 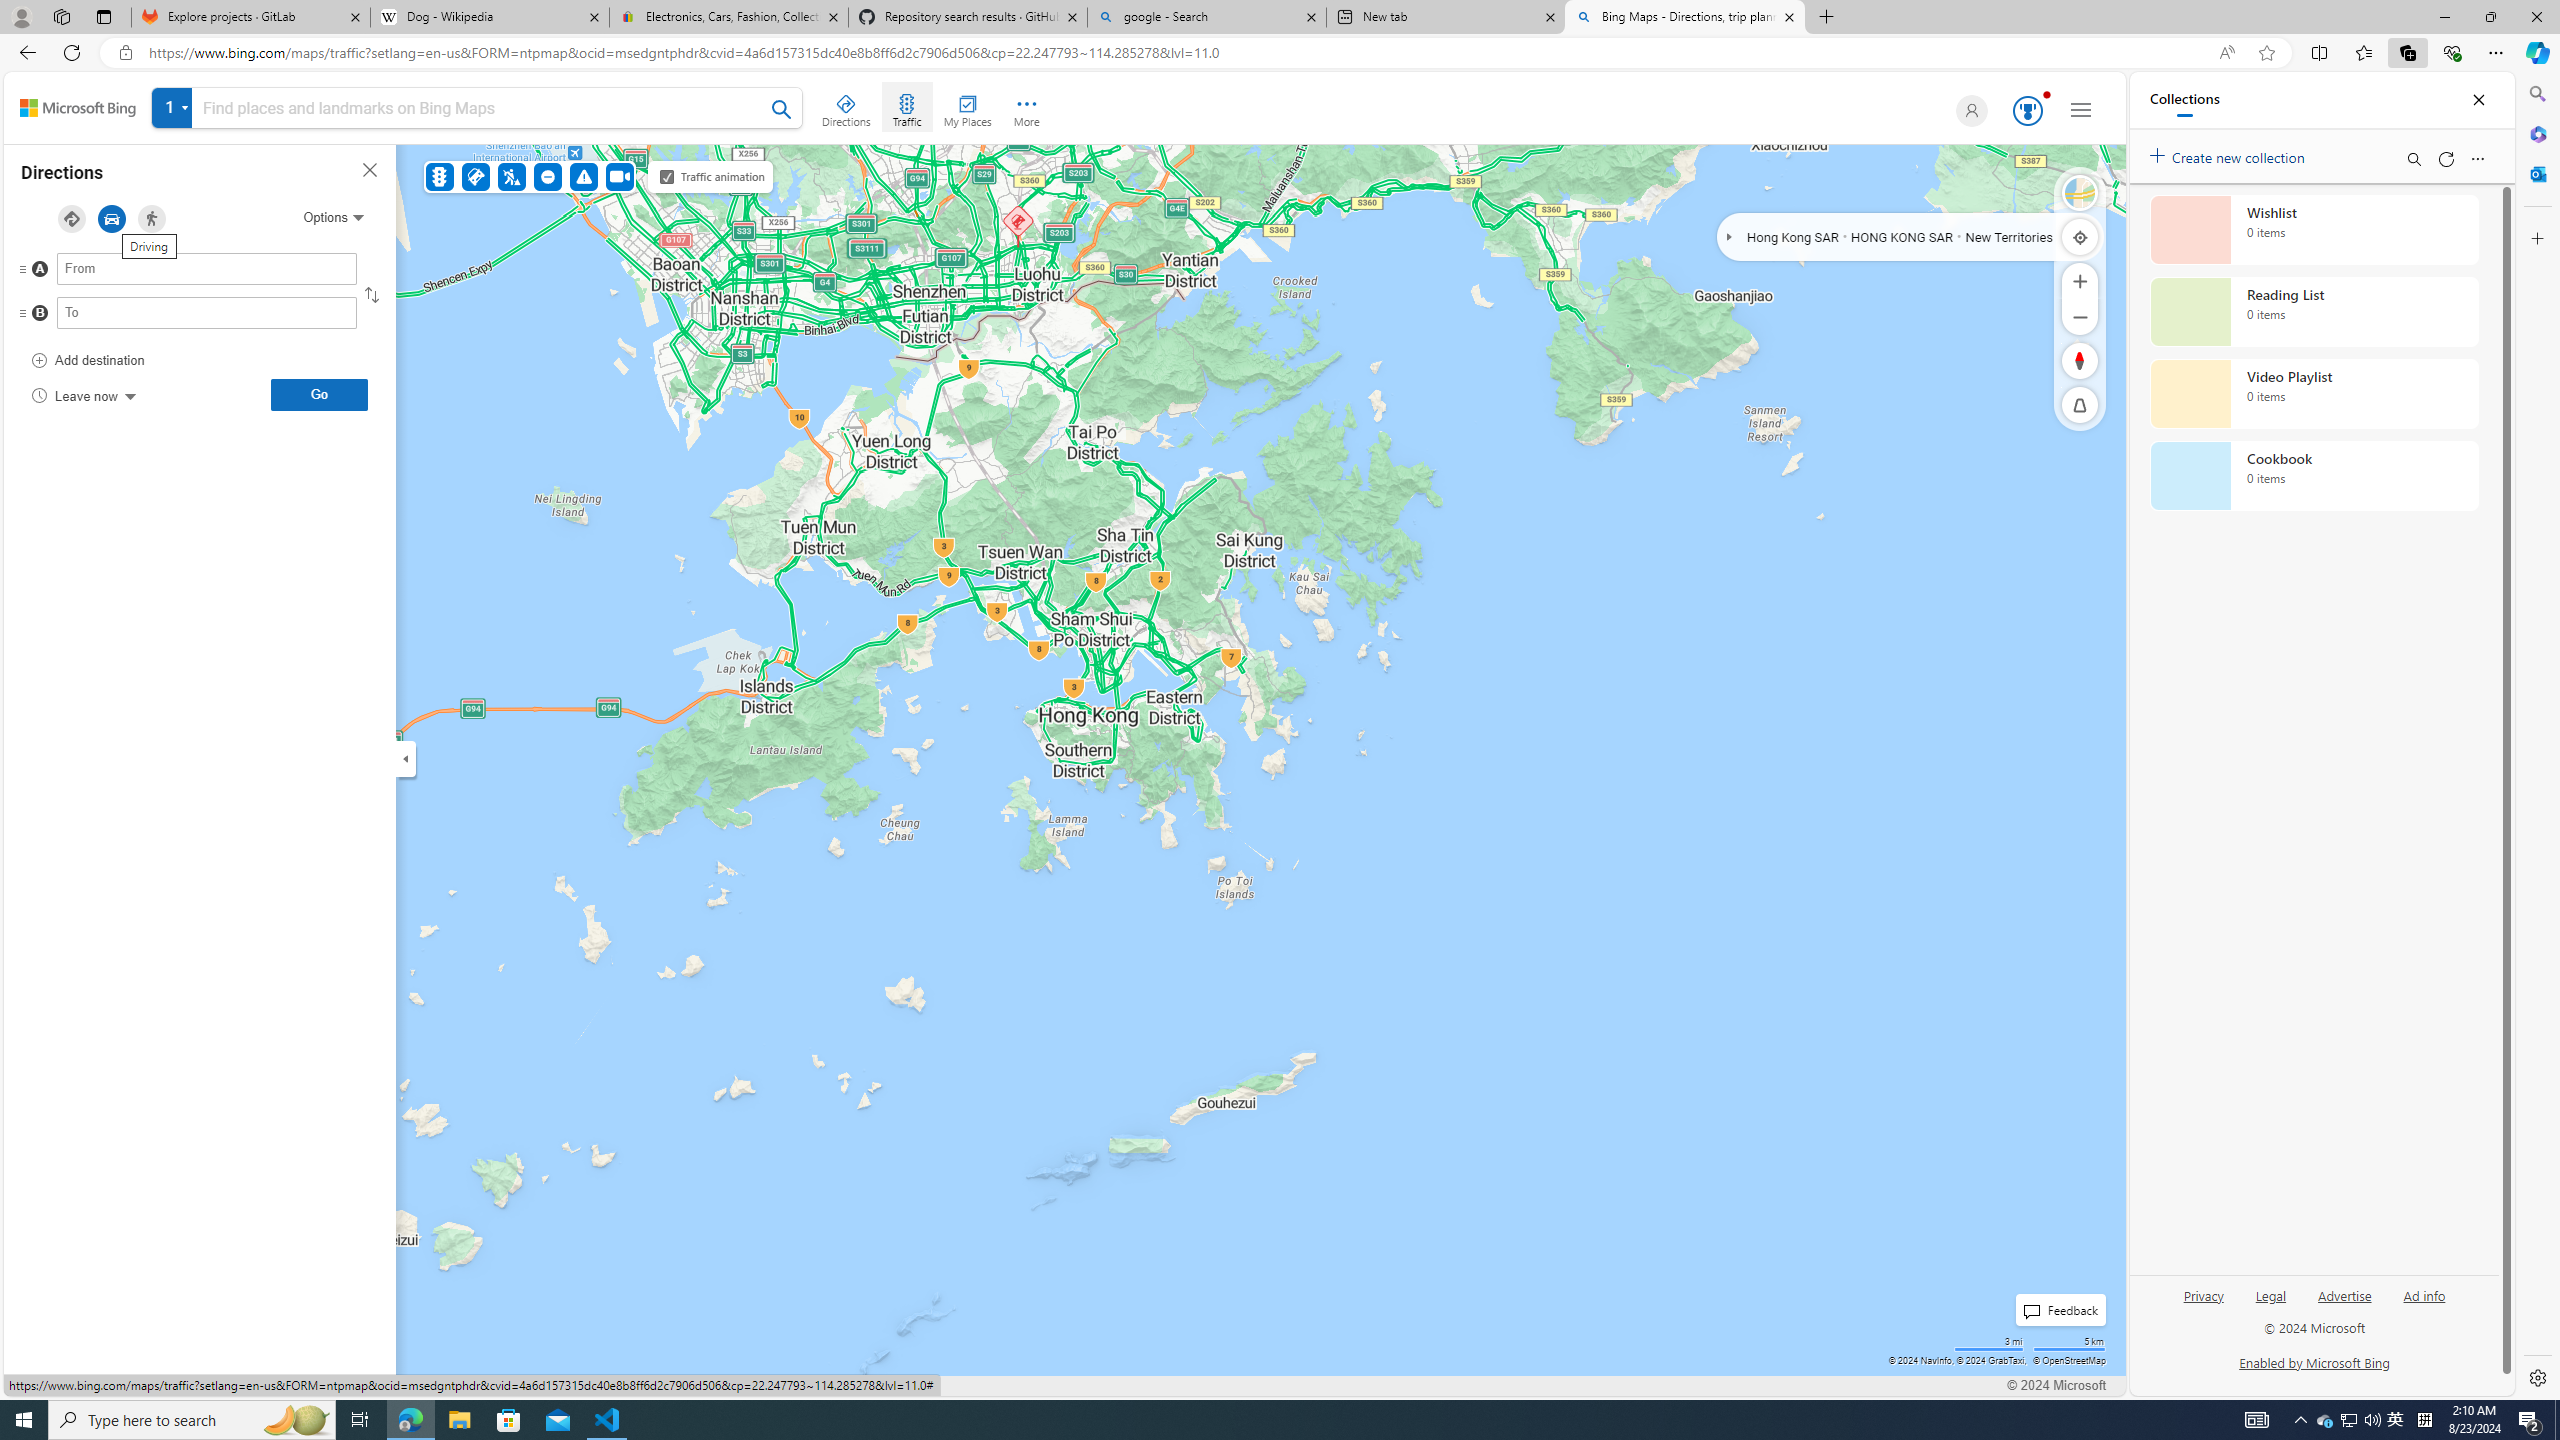 What do you see at coordinates (549, 176) in the screenshot?
I see `'Road Closures'` at bounding box center [549, 176].